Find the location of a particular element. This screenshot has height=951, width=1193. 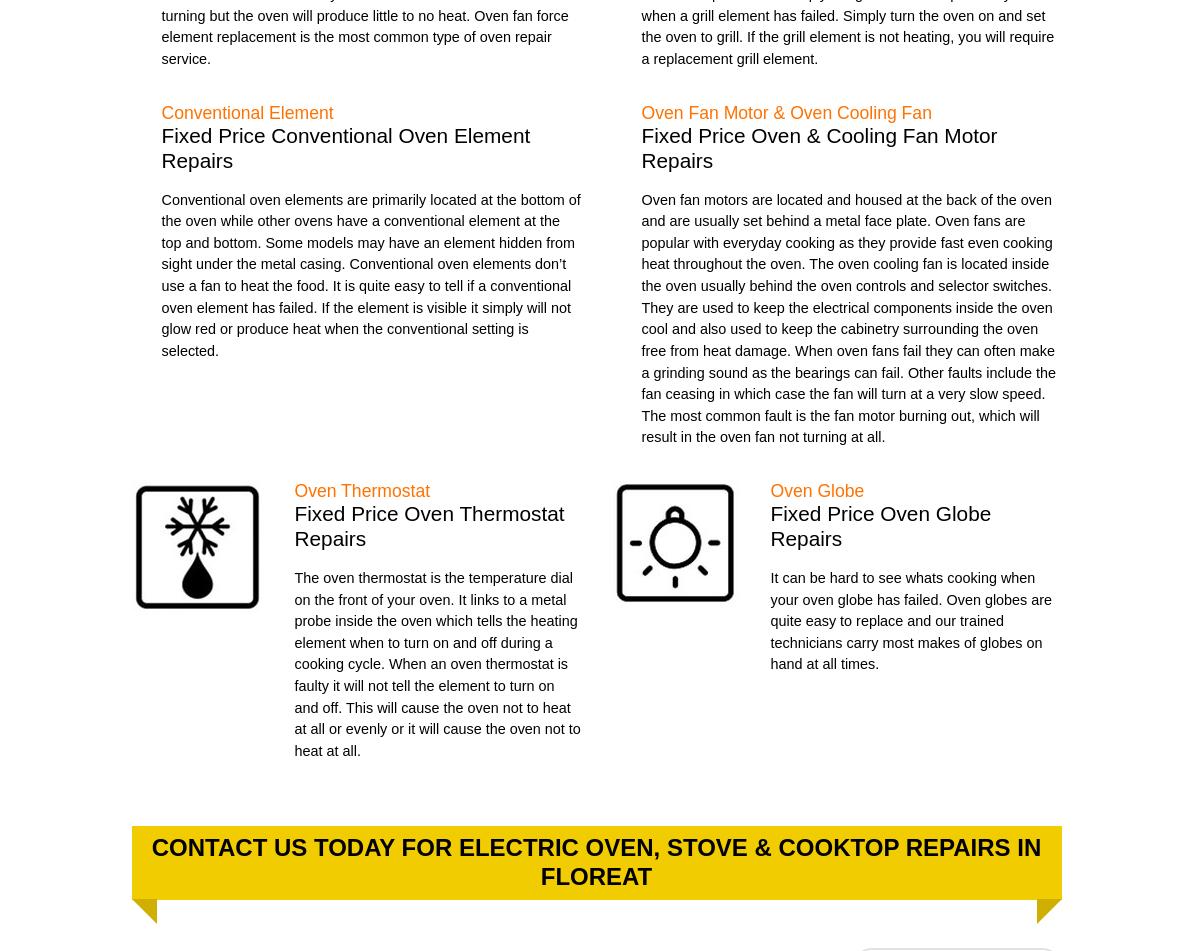

'Conventional oven elements are primarily located at the bottom of the oven while other ovens have a conventional element at the top and bottom. Some models may have an element hidden from sight under the metal casing. Conventional oven elements don’t use a fan to heat the food. It is quite easy to tell if a conventional oven element has failed. If the element is visible it simply will not glow red or produce heat when the conventional setting is selected.' is located at coordinates (370, 274).